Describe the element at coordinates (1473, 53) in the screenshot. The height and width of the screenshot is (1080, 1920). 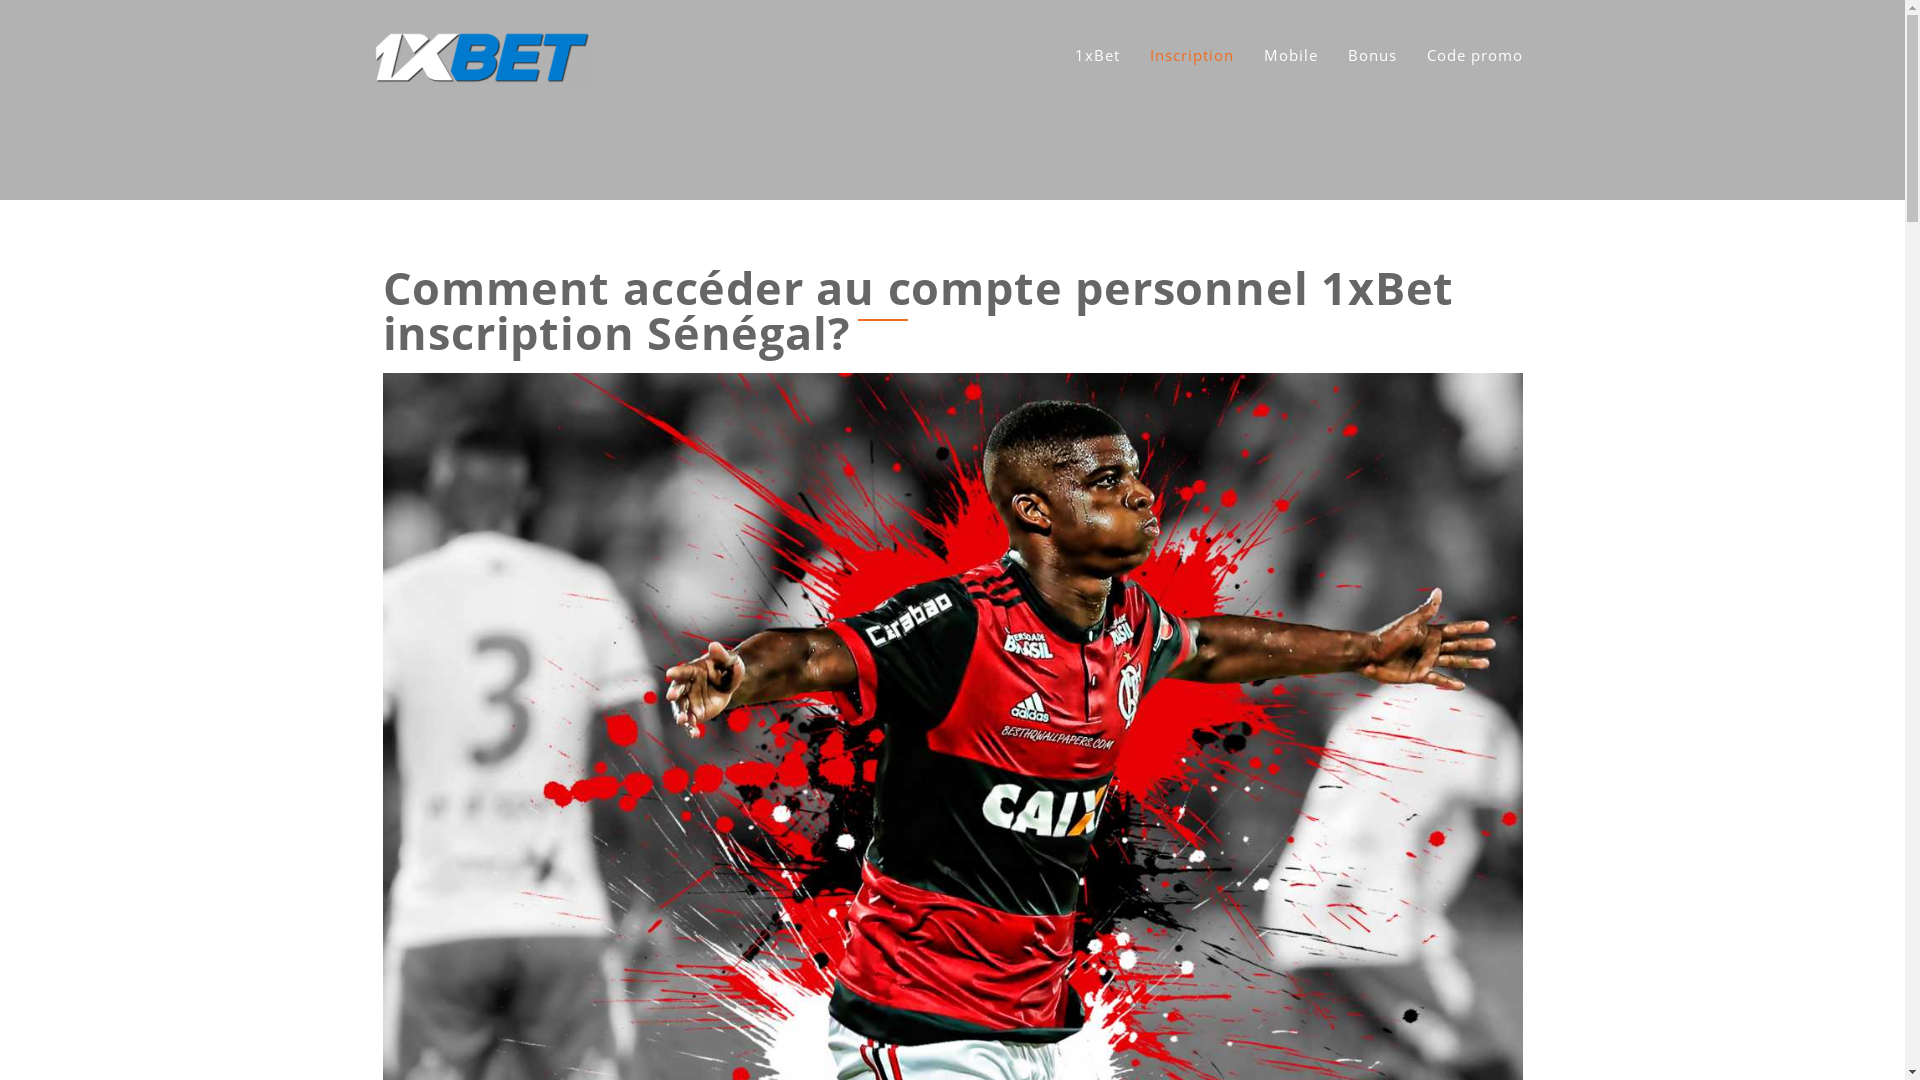
I see `'Code promo'` at that location.